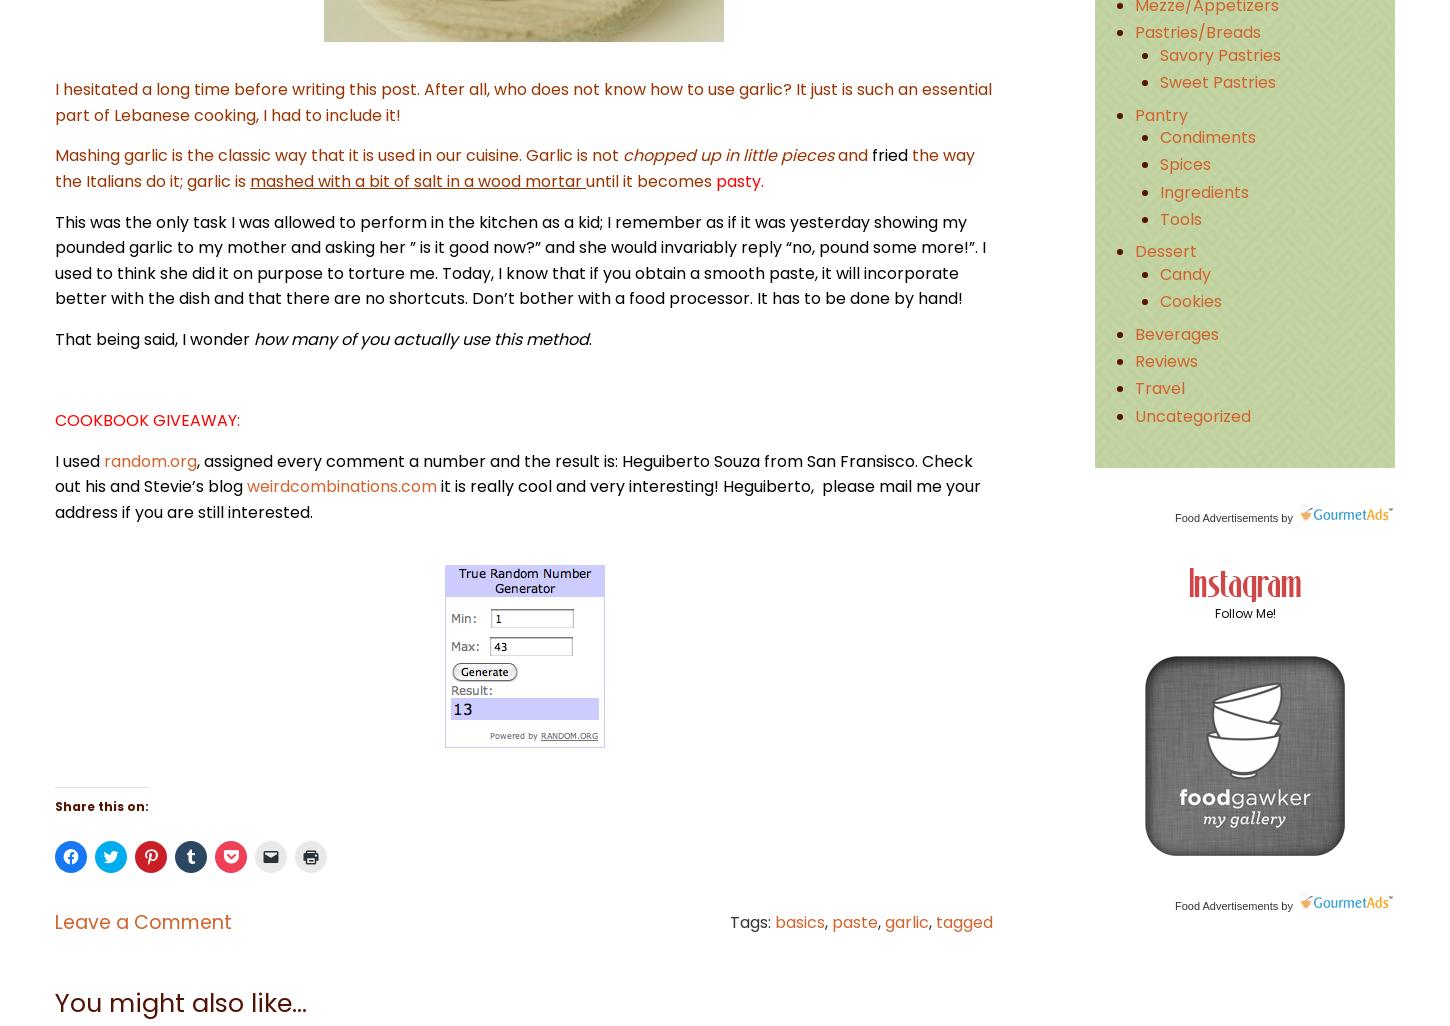 The height and width of the screenshot is (1026, 1450). Describe the element at coordinates (54, 472) in the screenshot. I see `', assigned every comment a number and the result is: Heguiberto Souza from San Fransisco. Check out his and Stevie’s blog'` at that location.